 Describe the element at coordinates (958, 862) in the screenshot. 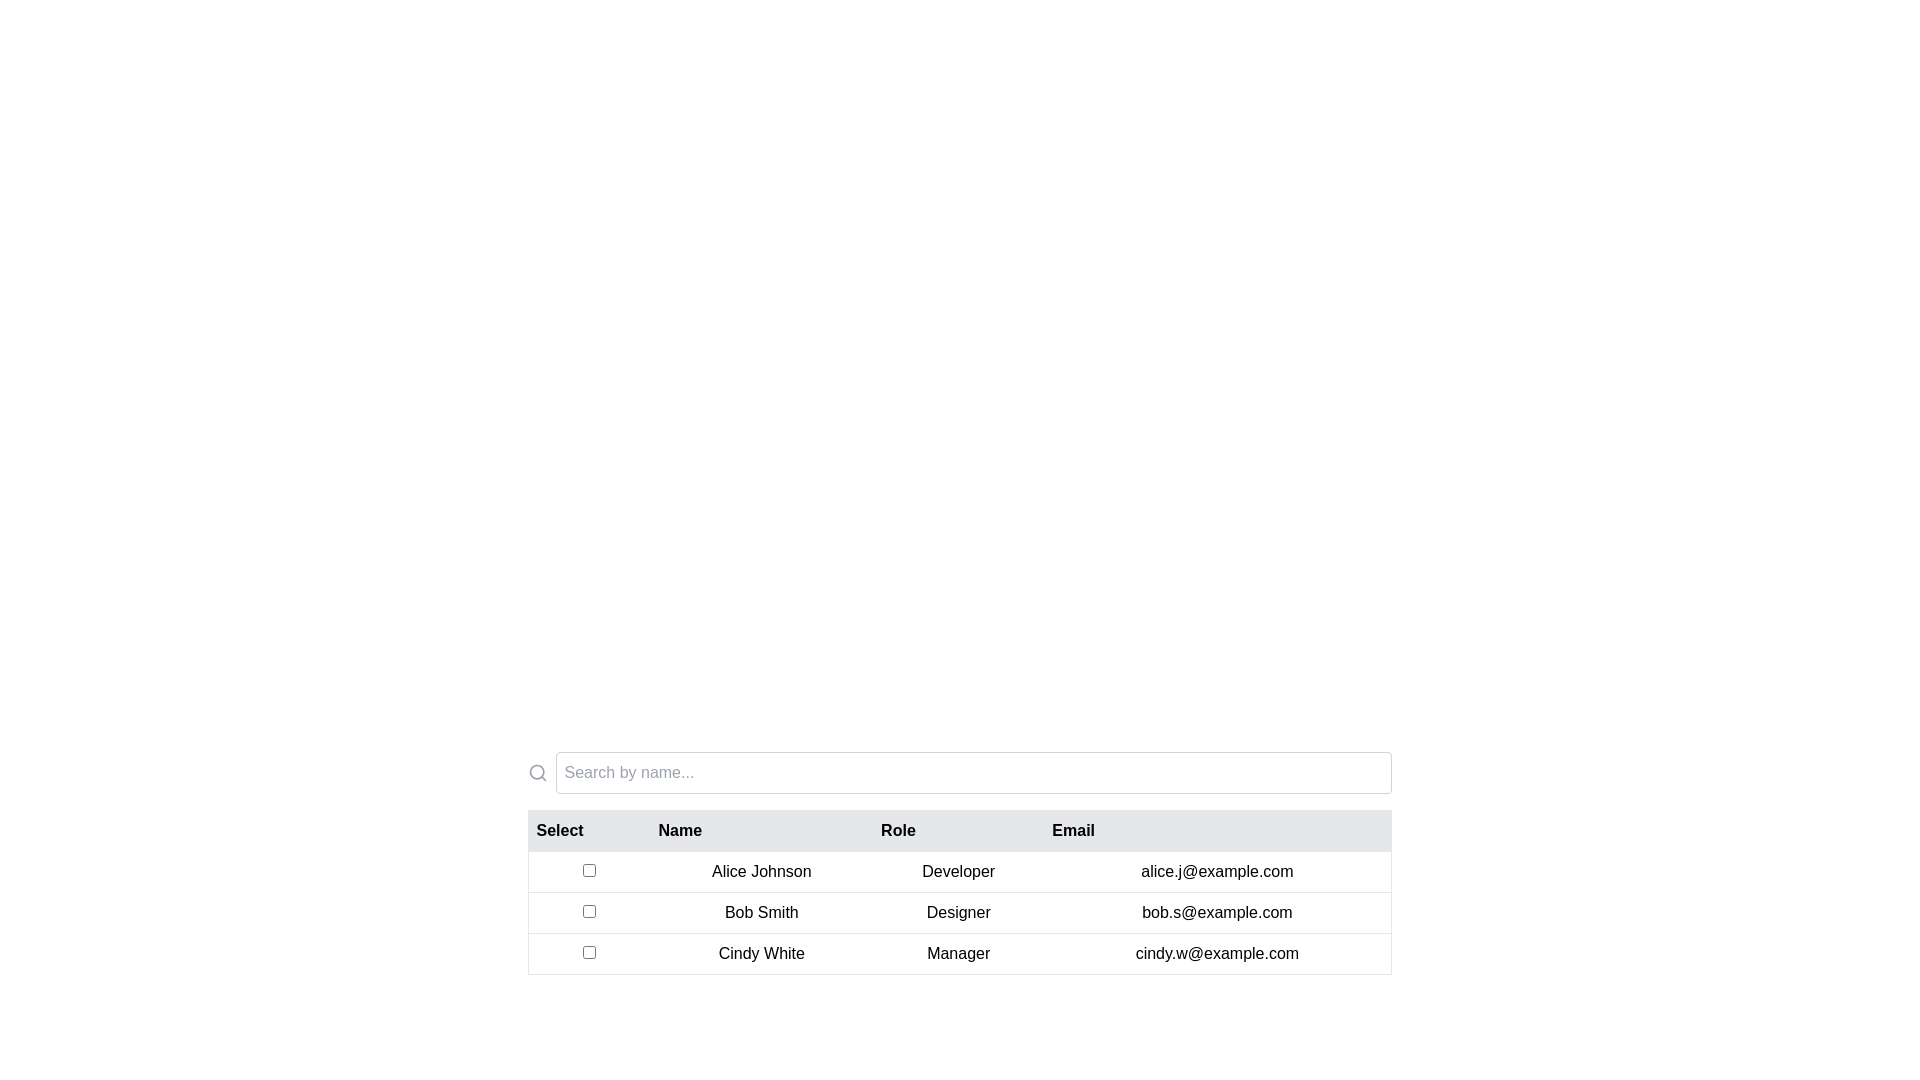

I see `on the 'Developer' text label in the 'Role' column corresponding` at that location.